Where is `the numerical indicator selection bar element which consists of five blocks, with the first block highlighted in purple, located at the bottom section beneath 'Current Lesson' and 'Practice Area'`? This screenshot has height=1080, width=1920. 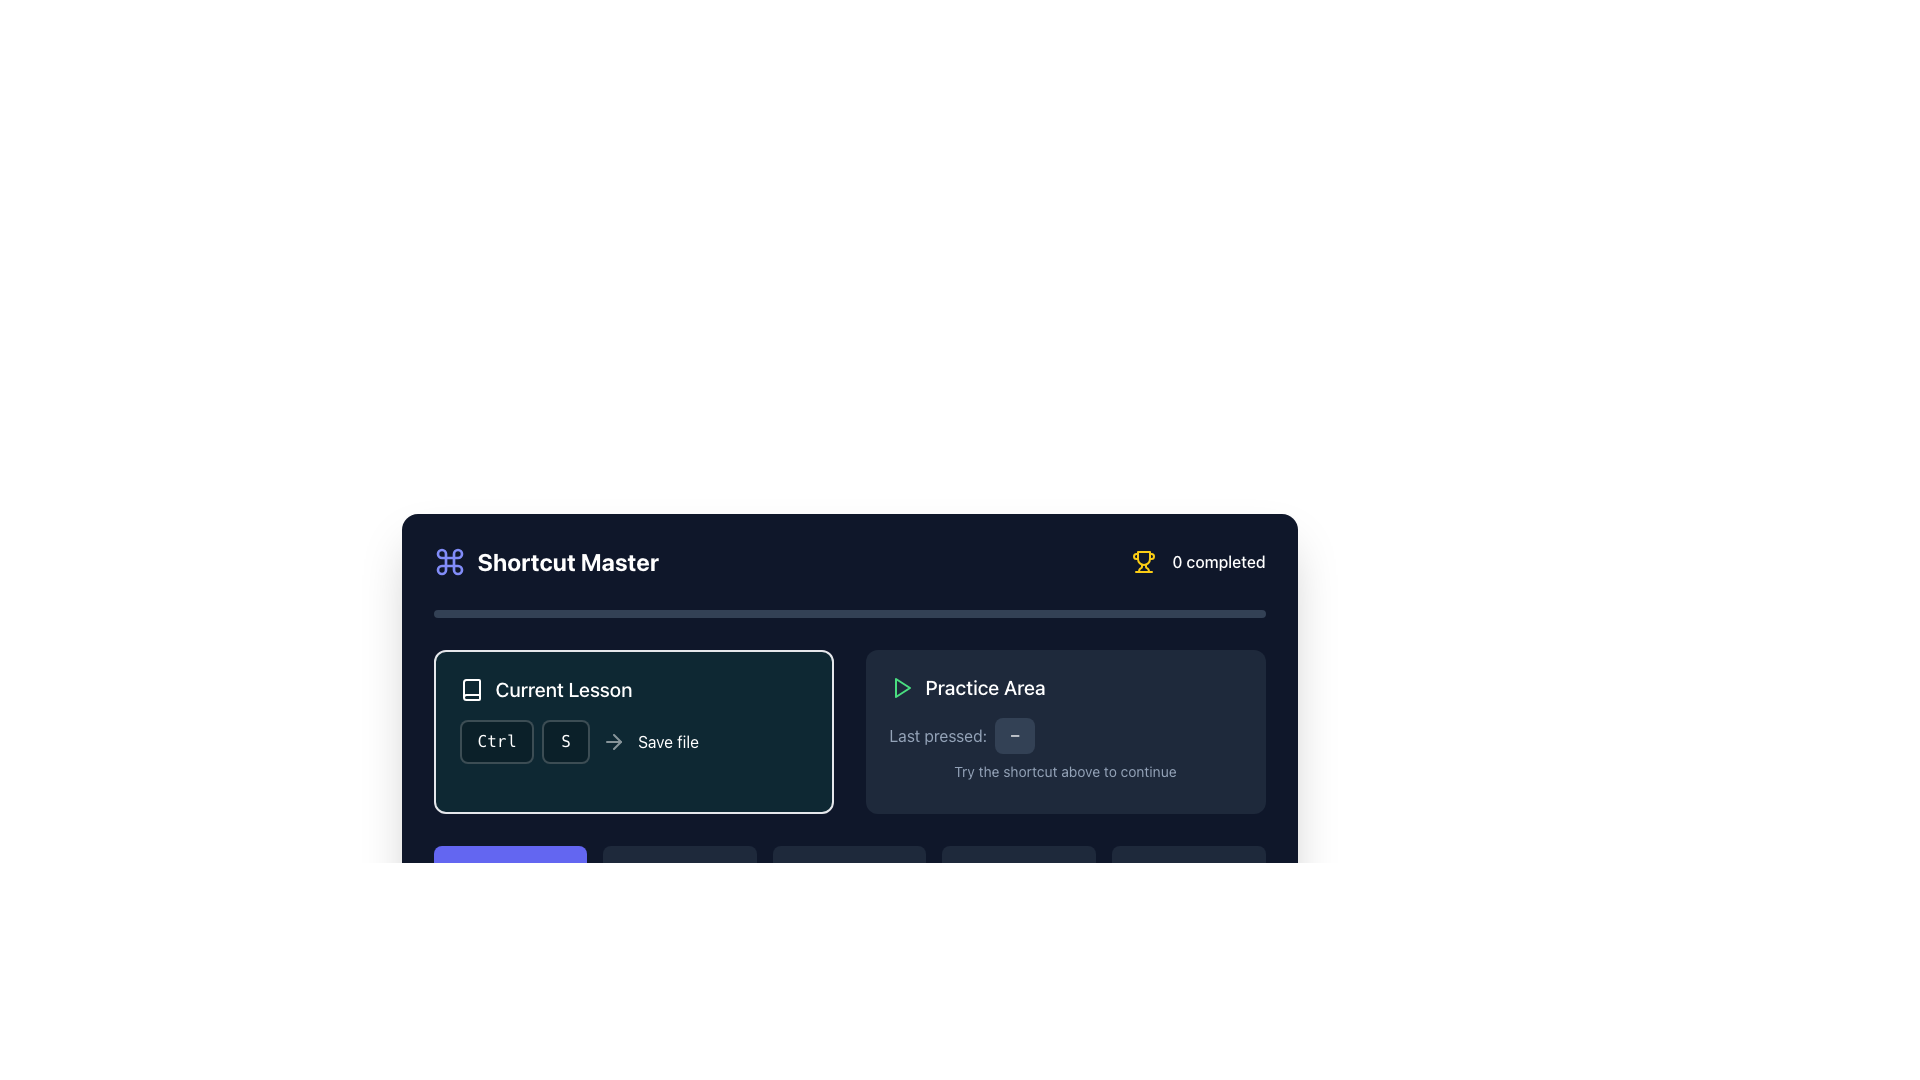
the numerical indicator selection bar element which consists of five blocks, with the first block highlighted in purple, located at the bottom section beneath 'Current Lesson' and 'Practice Area' is located at coordinates (849, 873).